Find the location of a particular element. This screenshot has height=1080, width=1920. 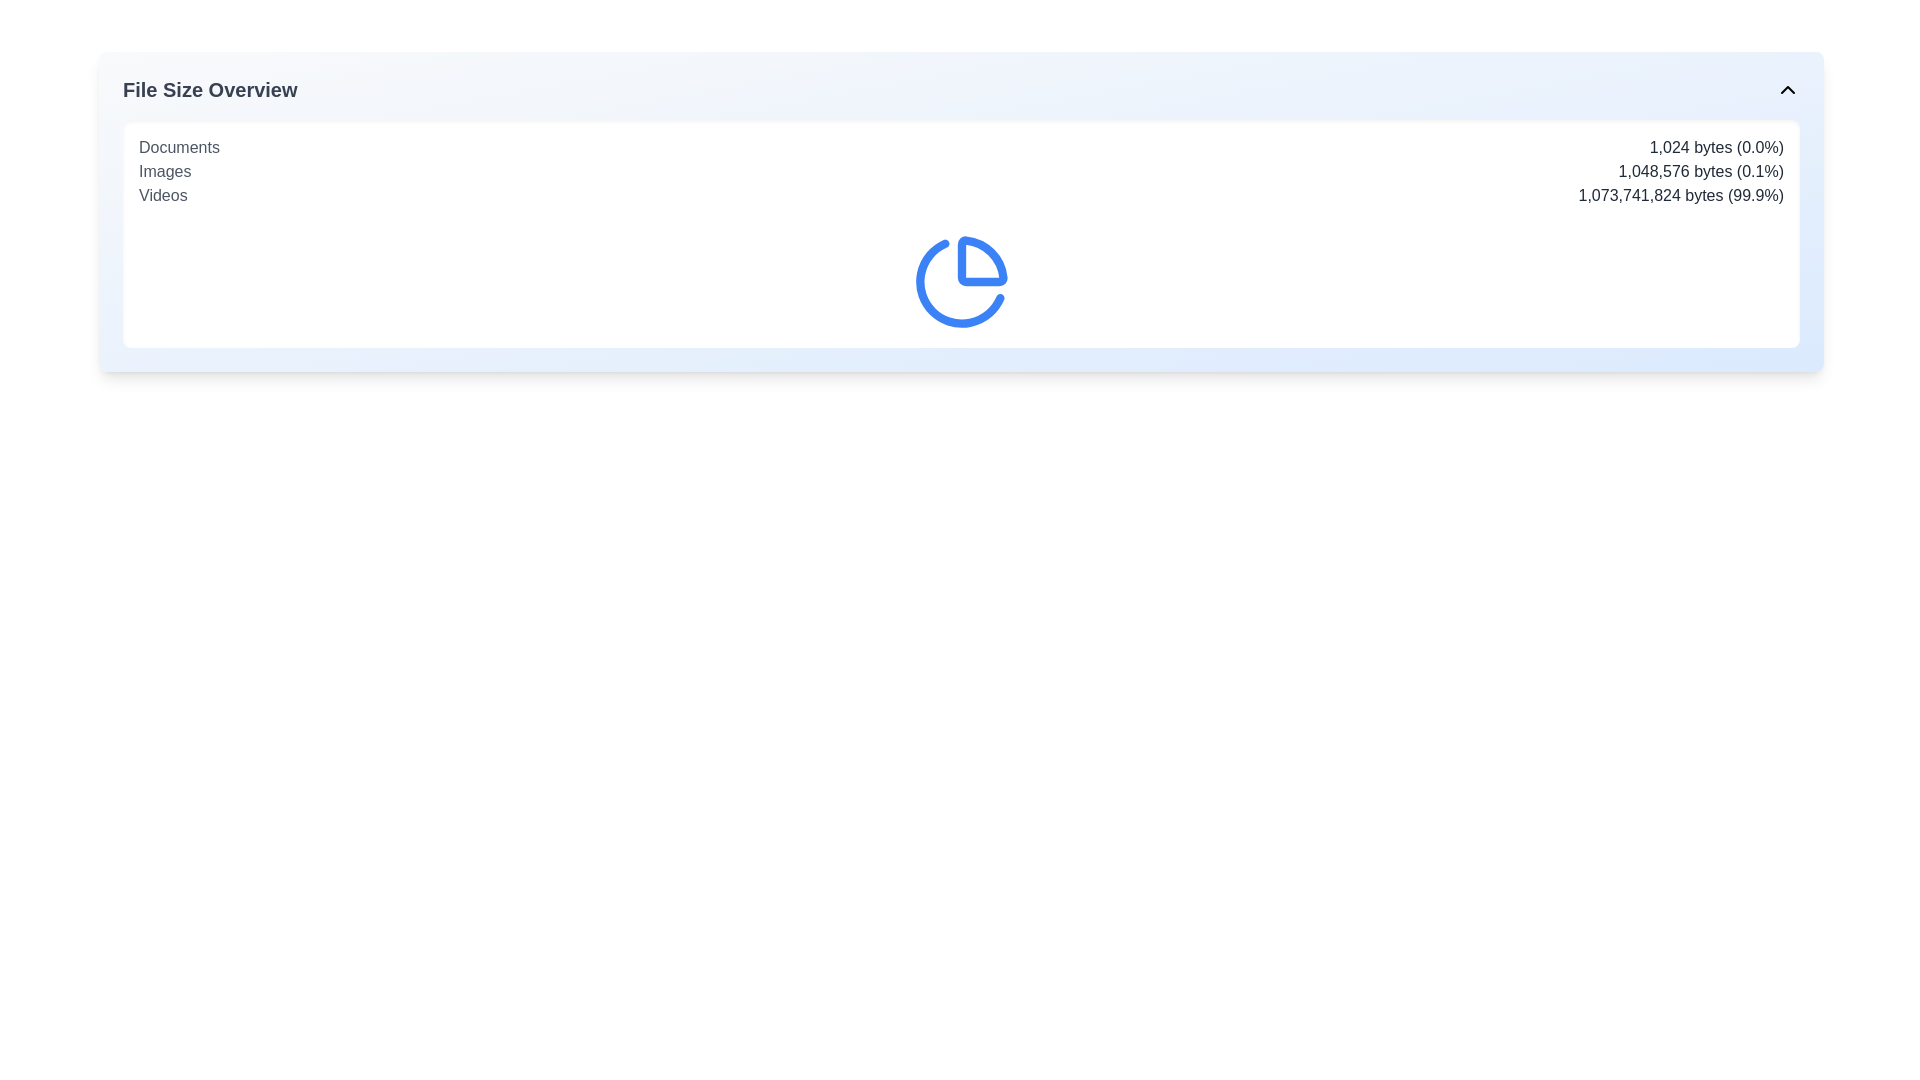

the text element displaying '1,024 bytes (0.0%)' is located at coordinates (1715, 146).